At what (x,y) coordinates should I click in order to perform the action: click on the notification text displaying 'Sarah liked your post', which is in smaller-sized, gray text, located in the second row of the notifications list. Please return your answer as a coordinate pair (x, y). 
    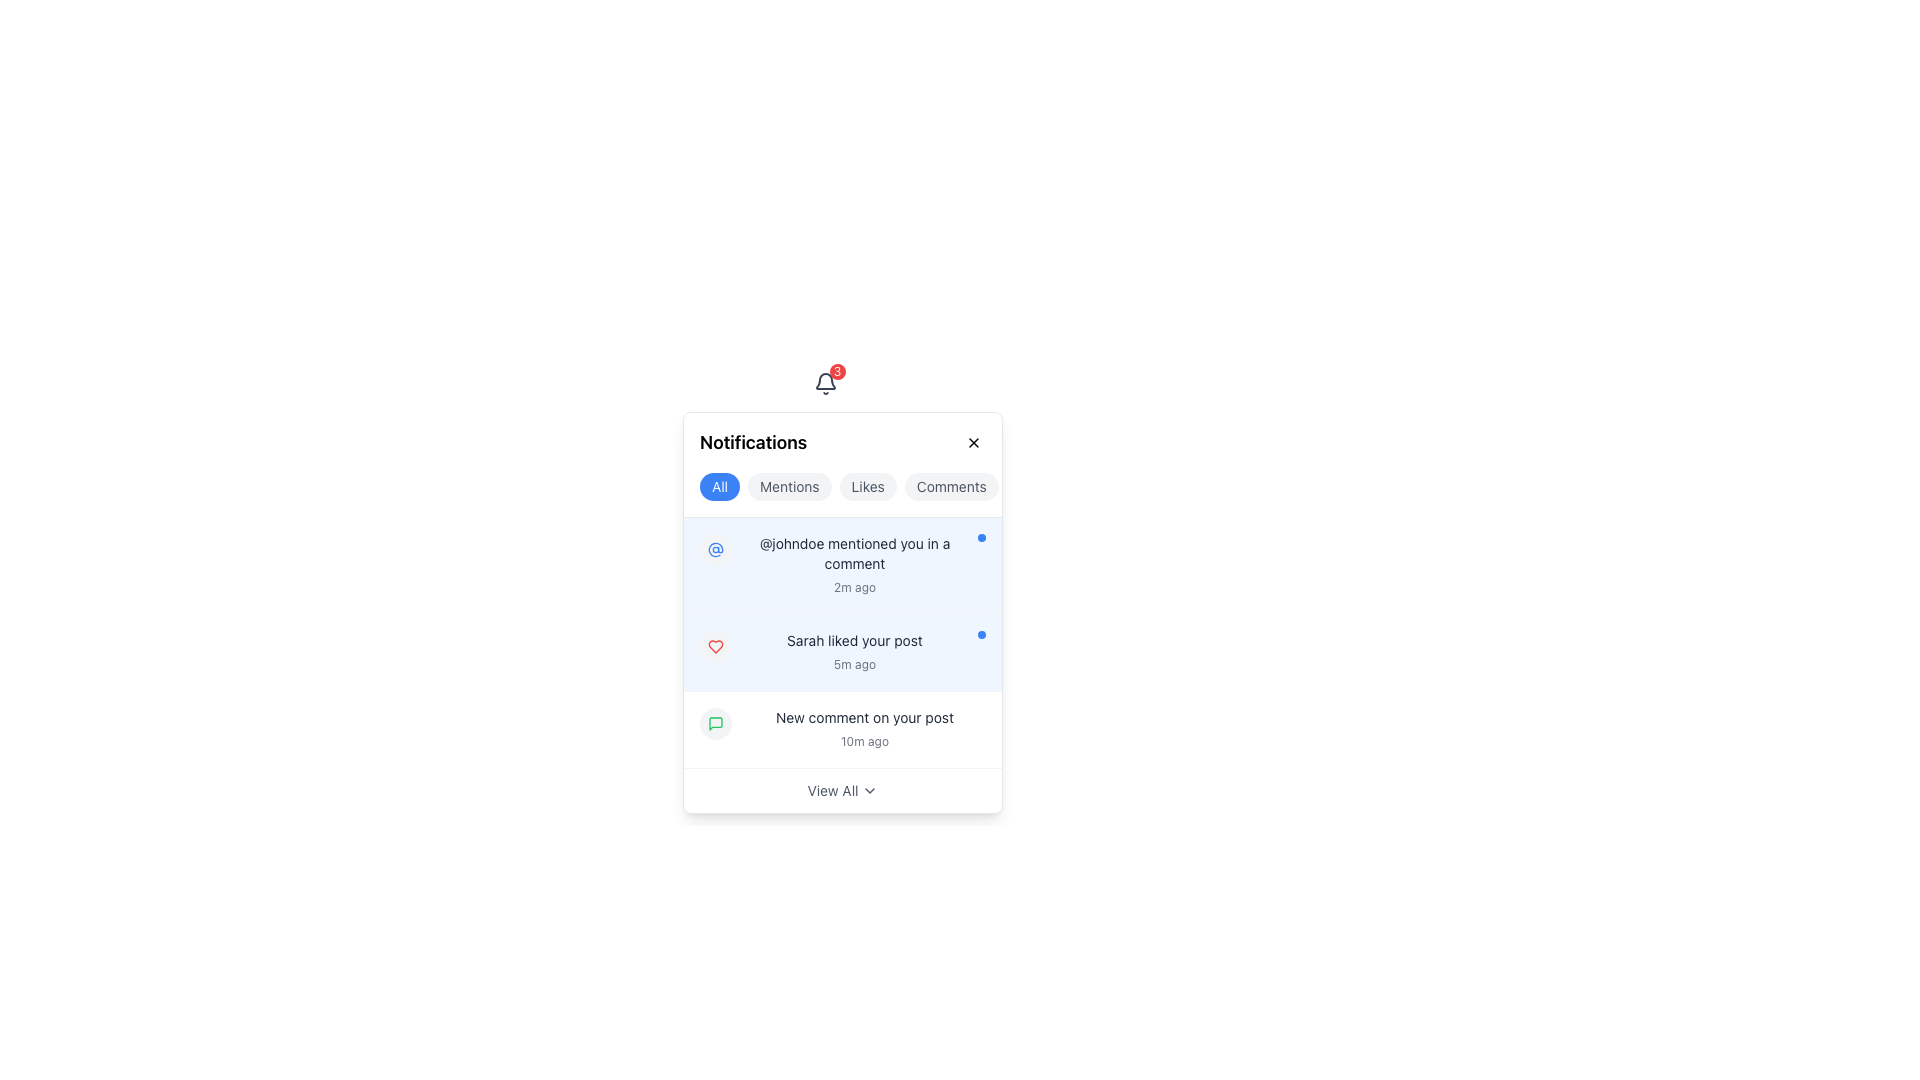
    Looking at the image, I should click on (854, 640).